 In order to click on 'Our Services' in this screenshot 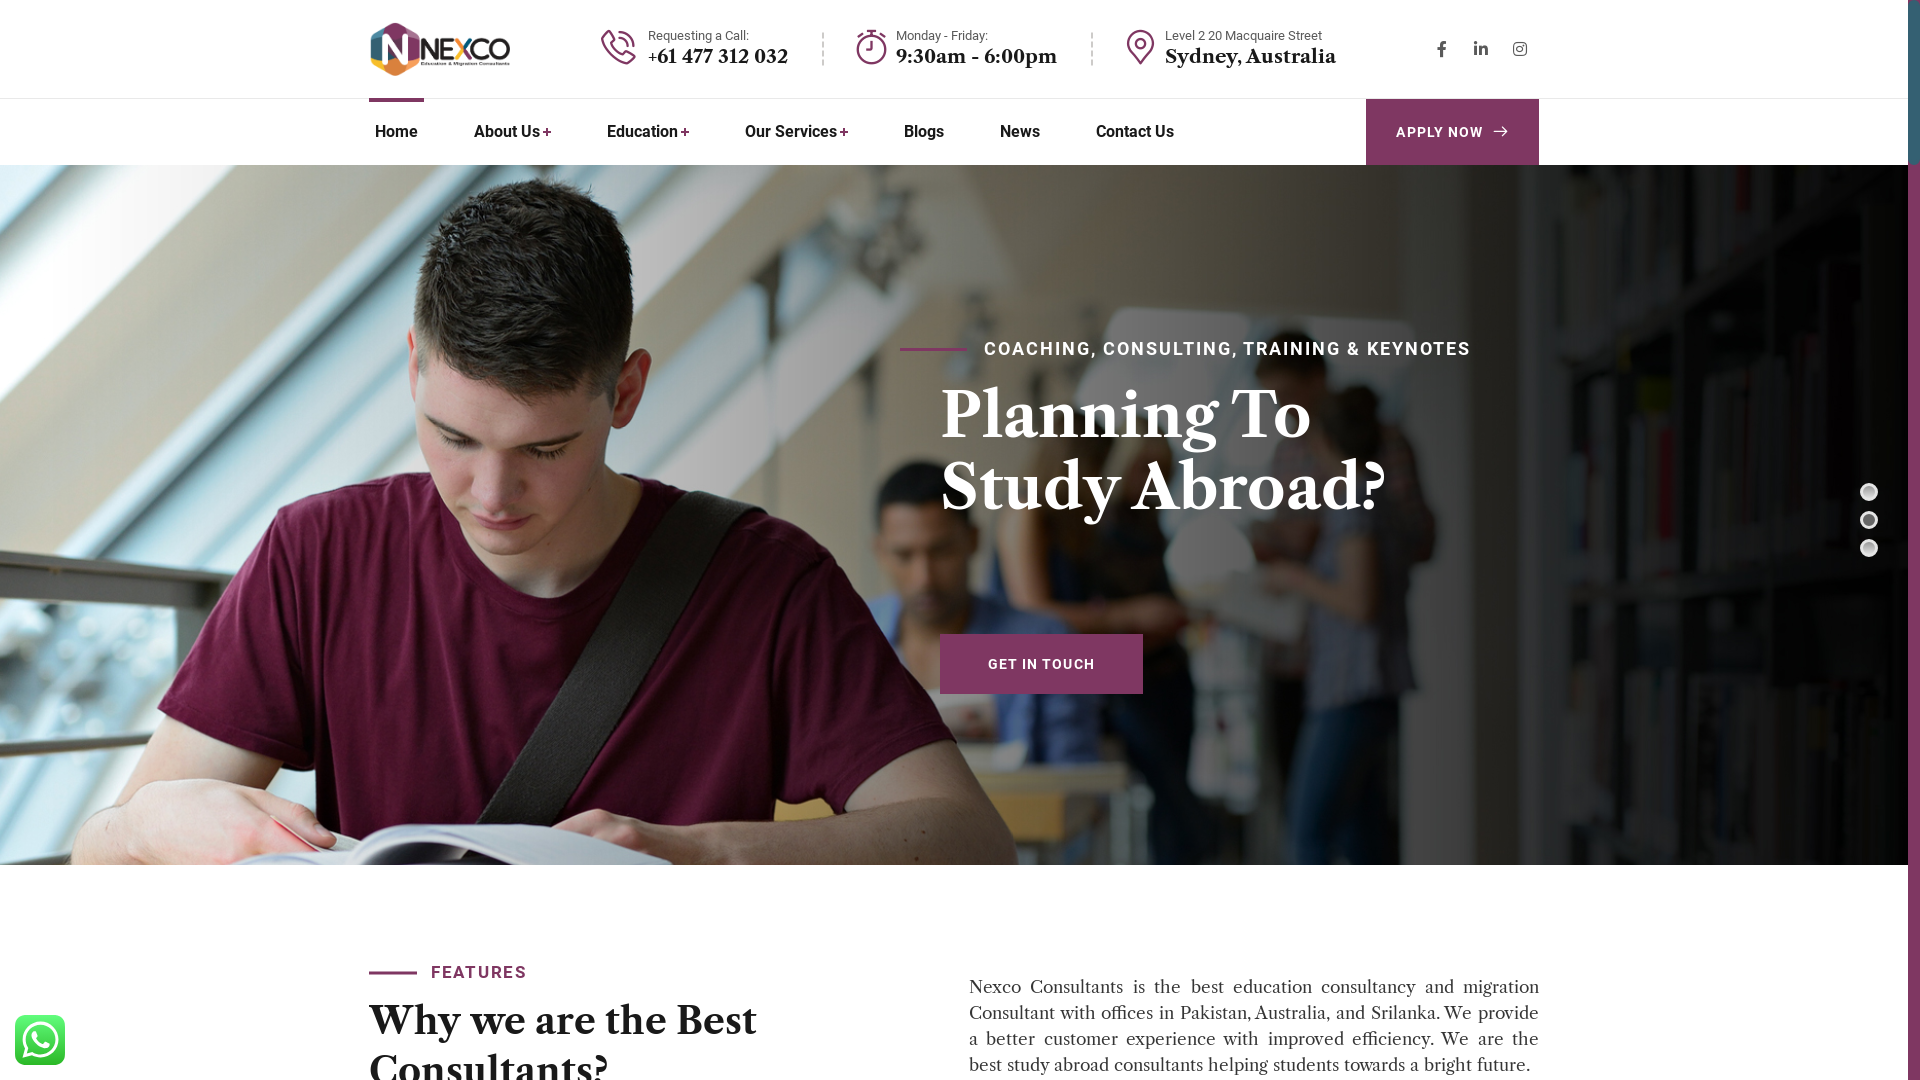, I will do `click(795, 131)`.